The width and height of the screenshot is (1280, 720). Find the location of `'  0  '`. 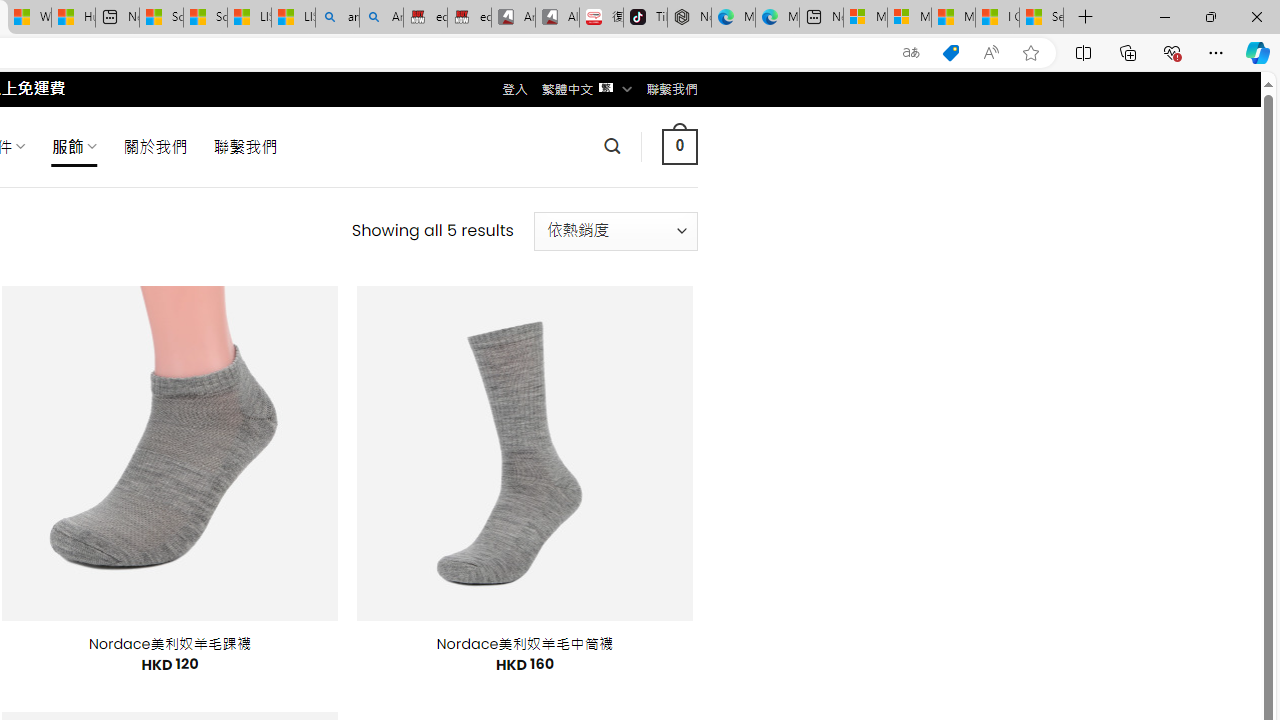

'  0  ' is located at coordinates (679, 145).